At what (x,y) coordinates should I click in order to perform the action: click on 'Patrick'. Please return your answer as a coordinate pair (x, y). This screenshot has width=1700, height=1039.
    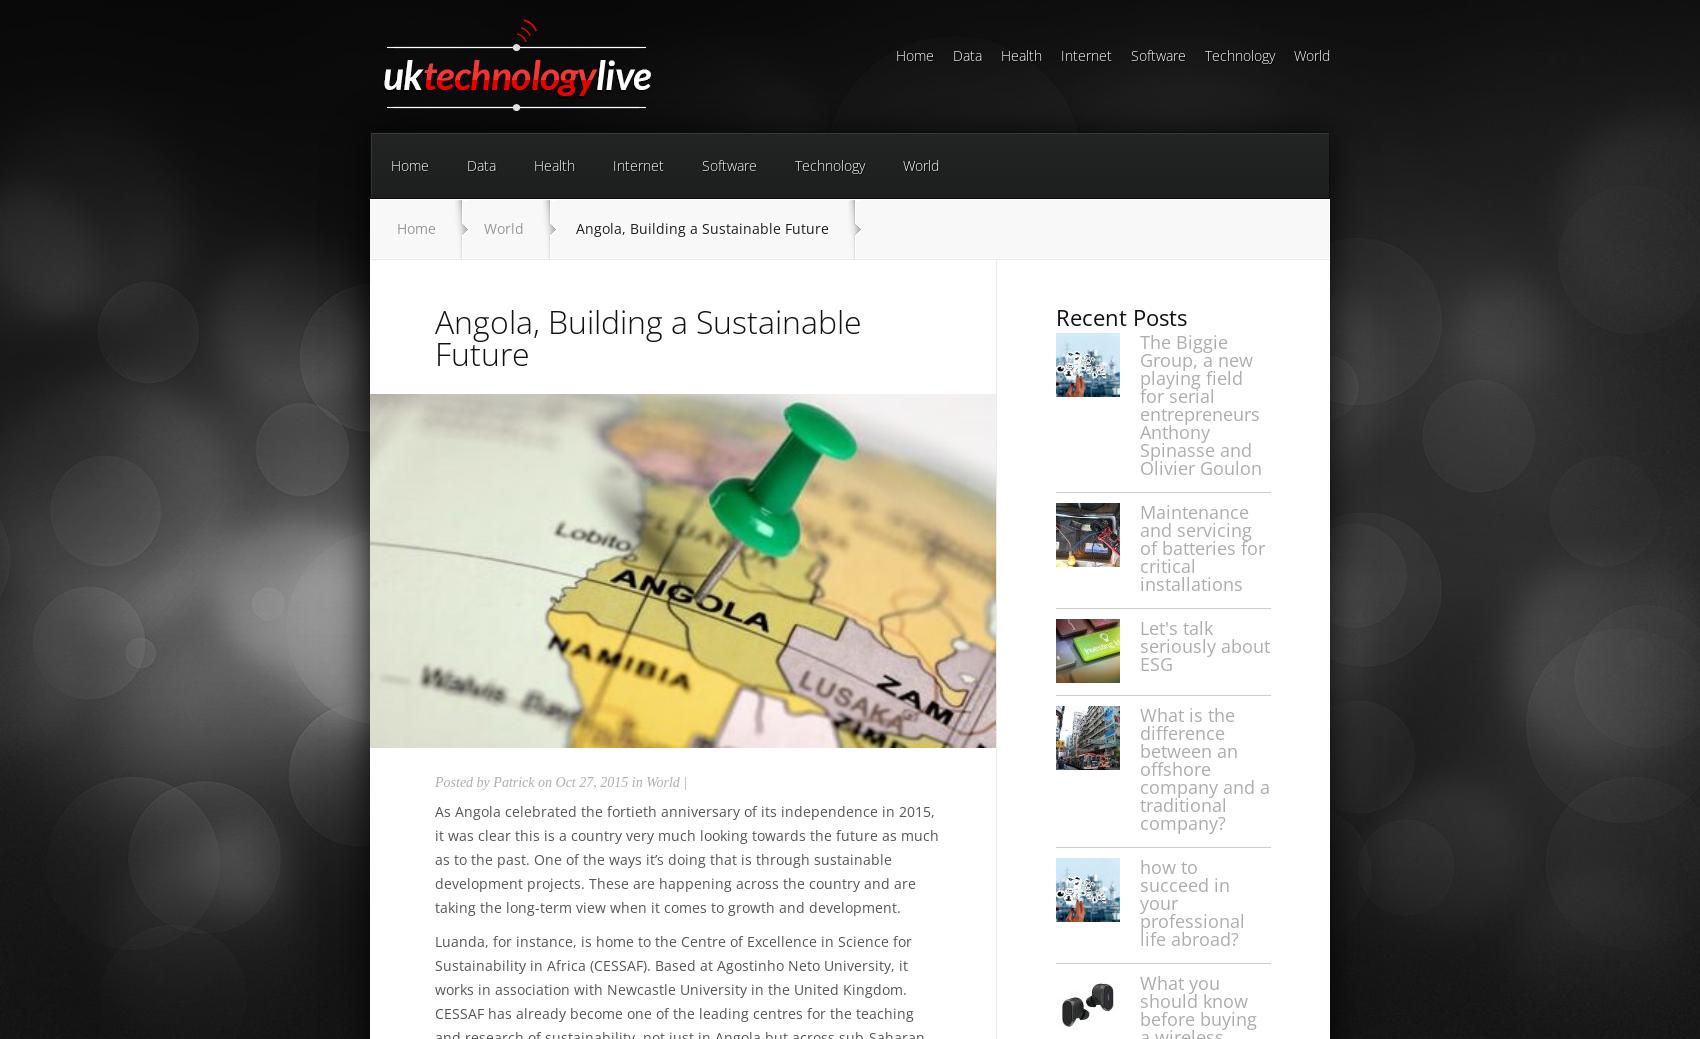
    Looking at the image, I should click on (513, 781).